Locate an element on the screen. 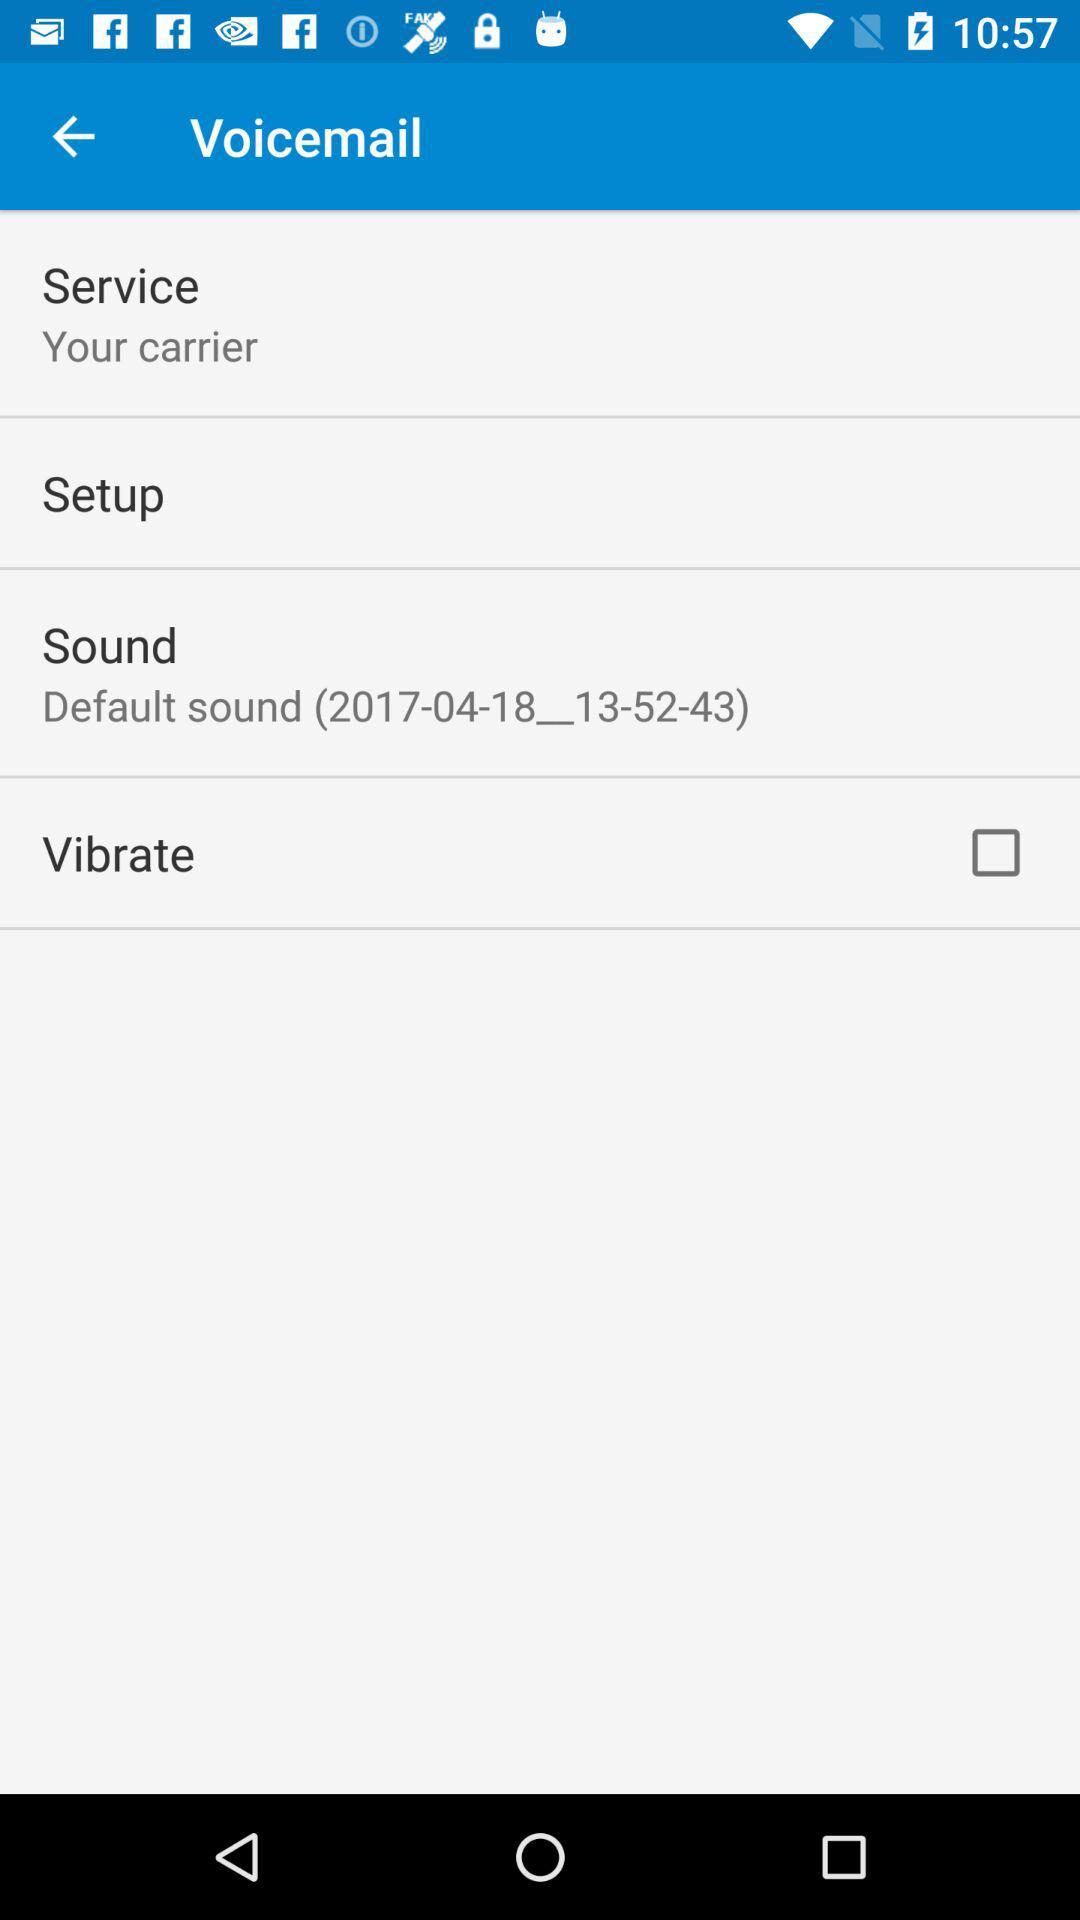 This screenshot has width=1080, height=1920. the item below the default sound 2017 item is located at coordinates (118, 852).